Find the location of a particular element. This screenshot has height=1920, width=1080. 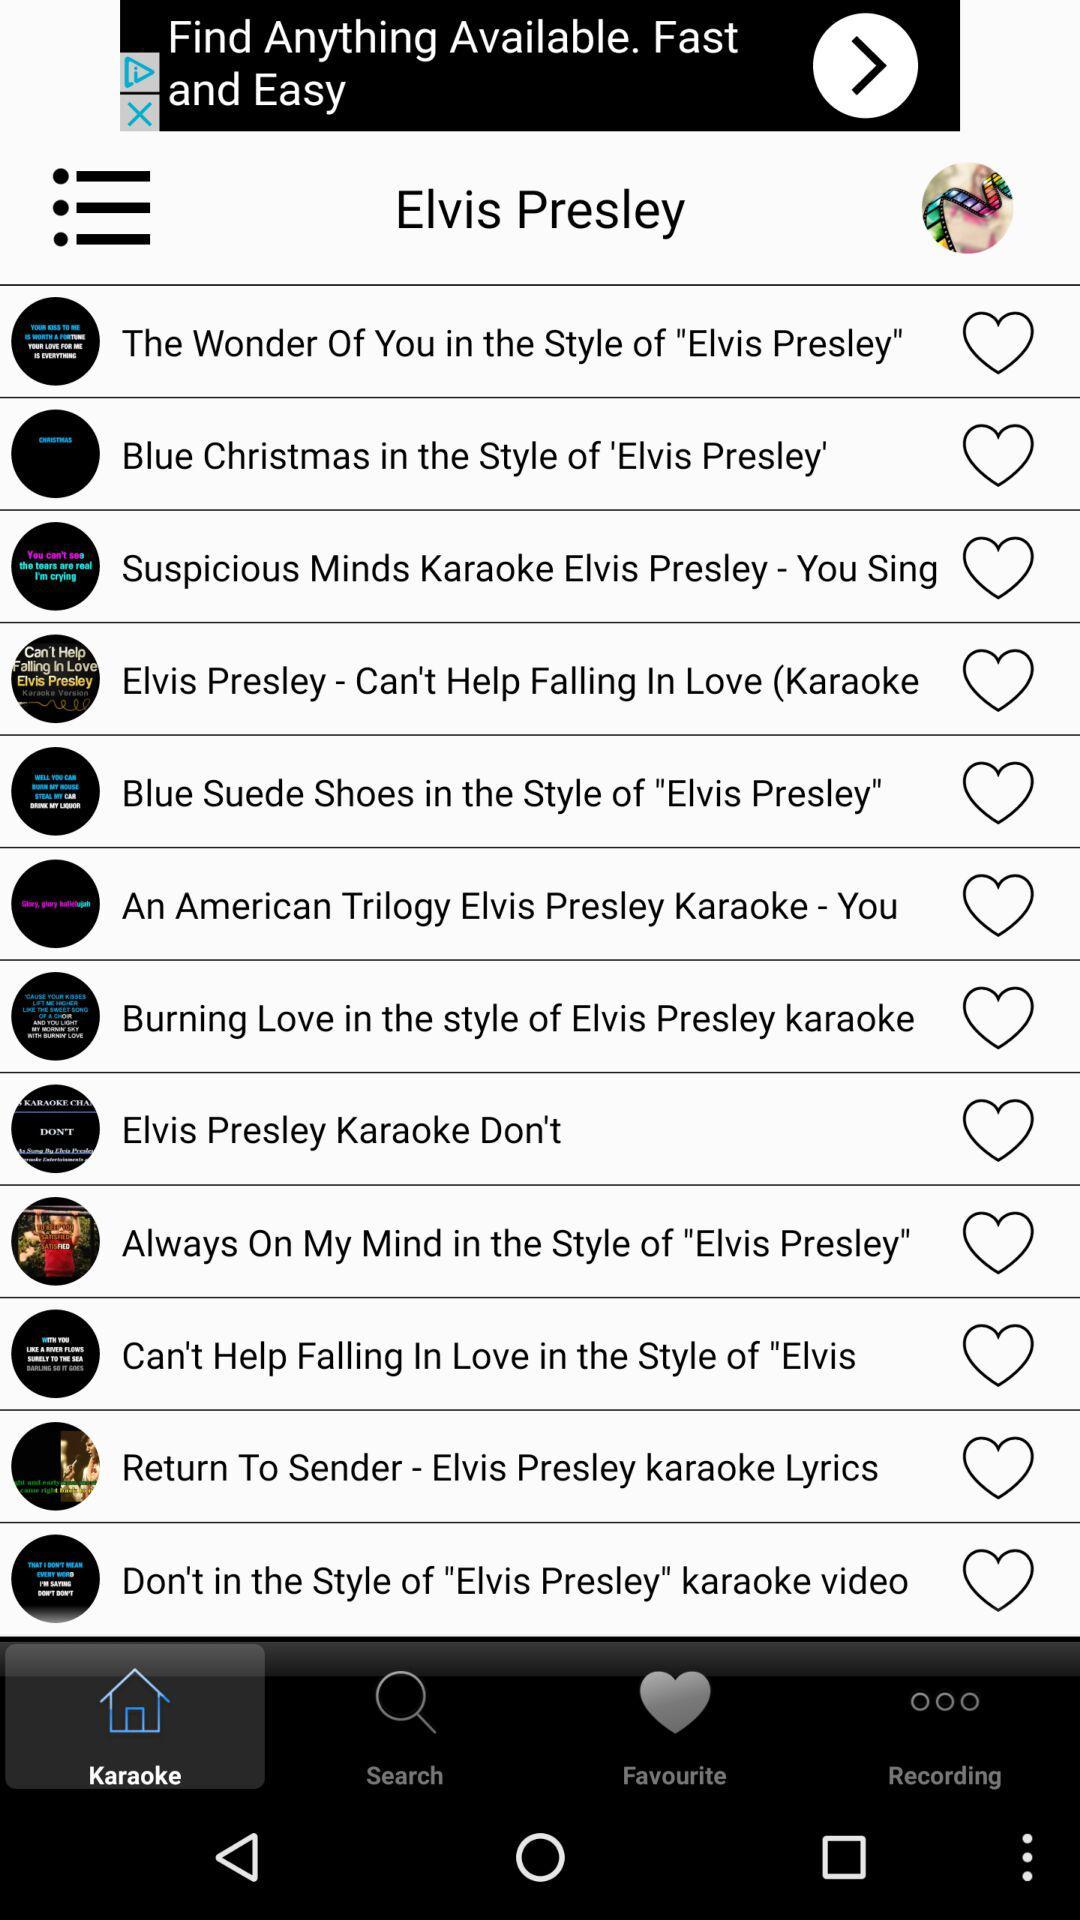

like option is located at coordinates (998, 1466).